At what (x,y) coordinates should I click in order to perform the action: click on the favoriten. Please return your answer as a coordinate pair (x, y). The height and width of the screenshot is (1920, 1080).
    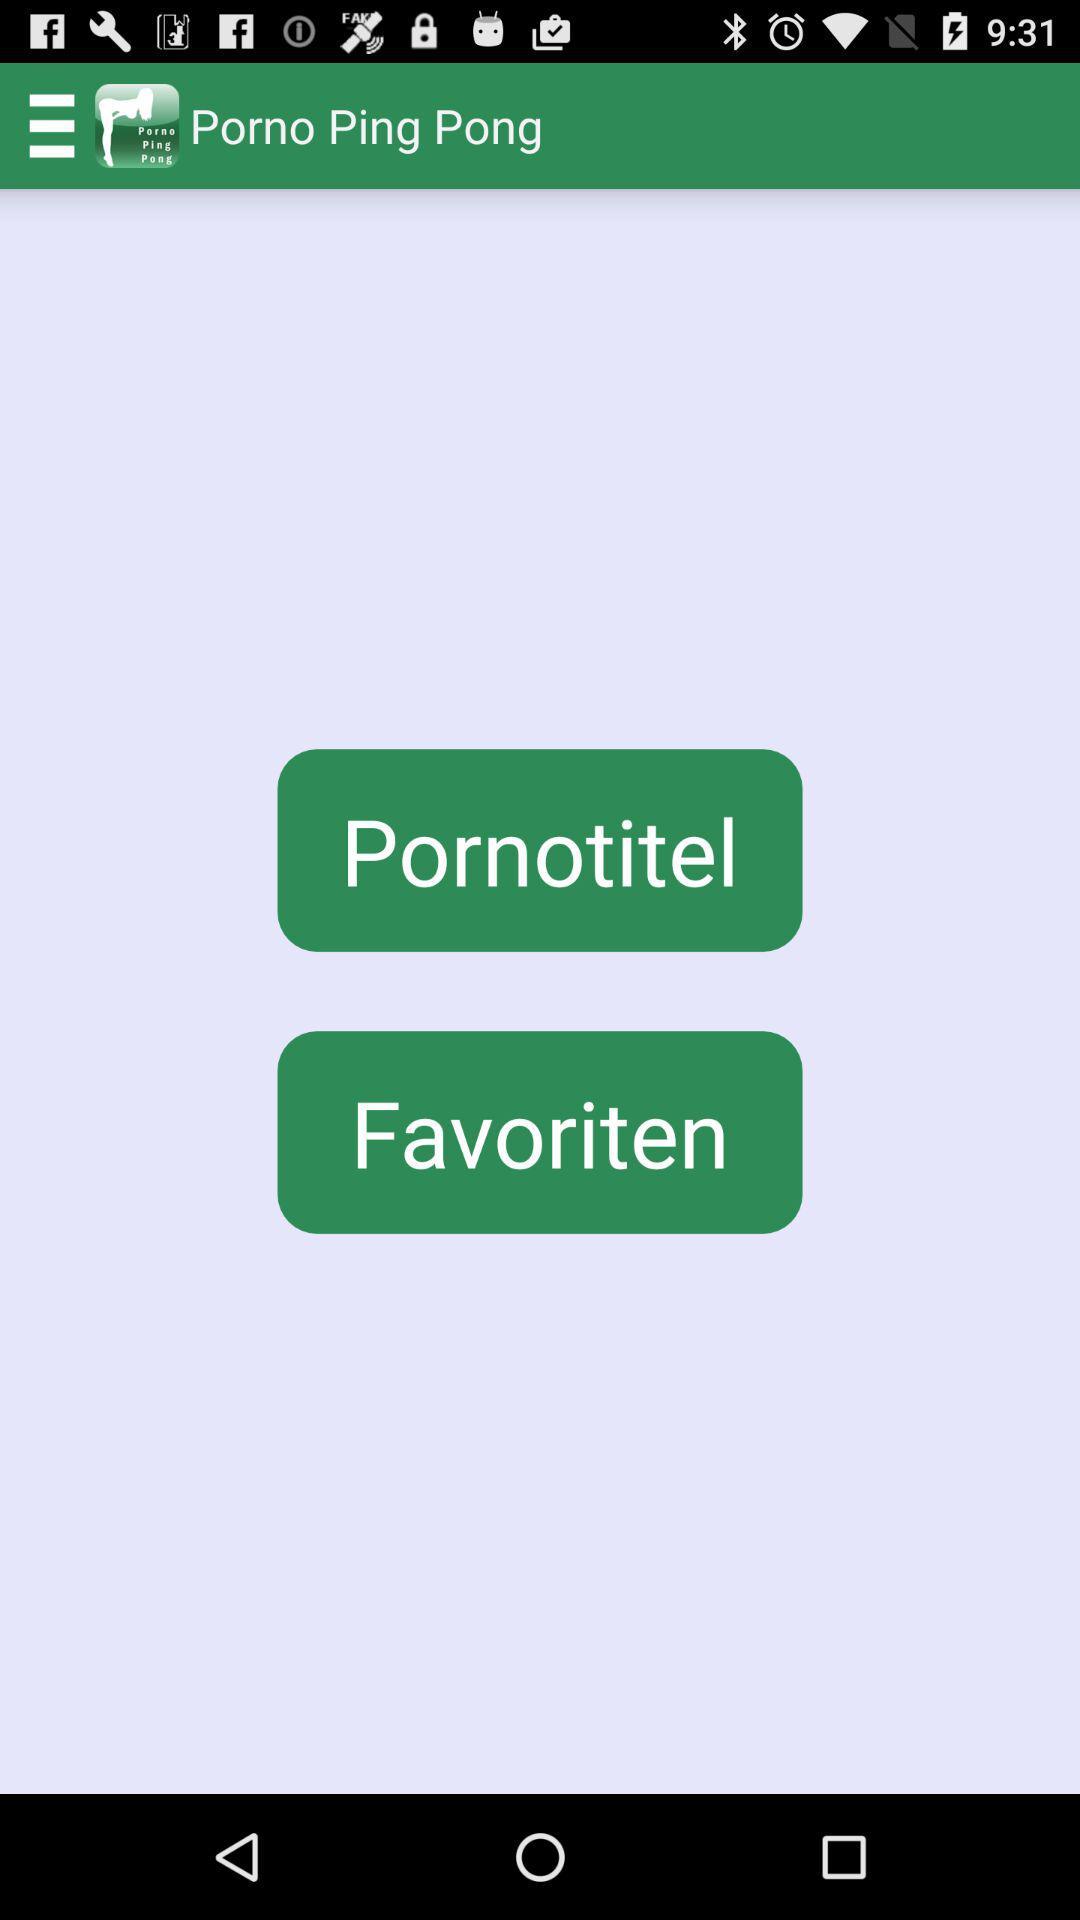
    Looking at the image, I should click on (540, 1132).